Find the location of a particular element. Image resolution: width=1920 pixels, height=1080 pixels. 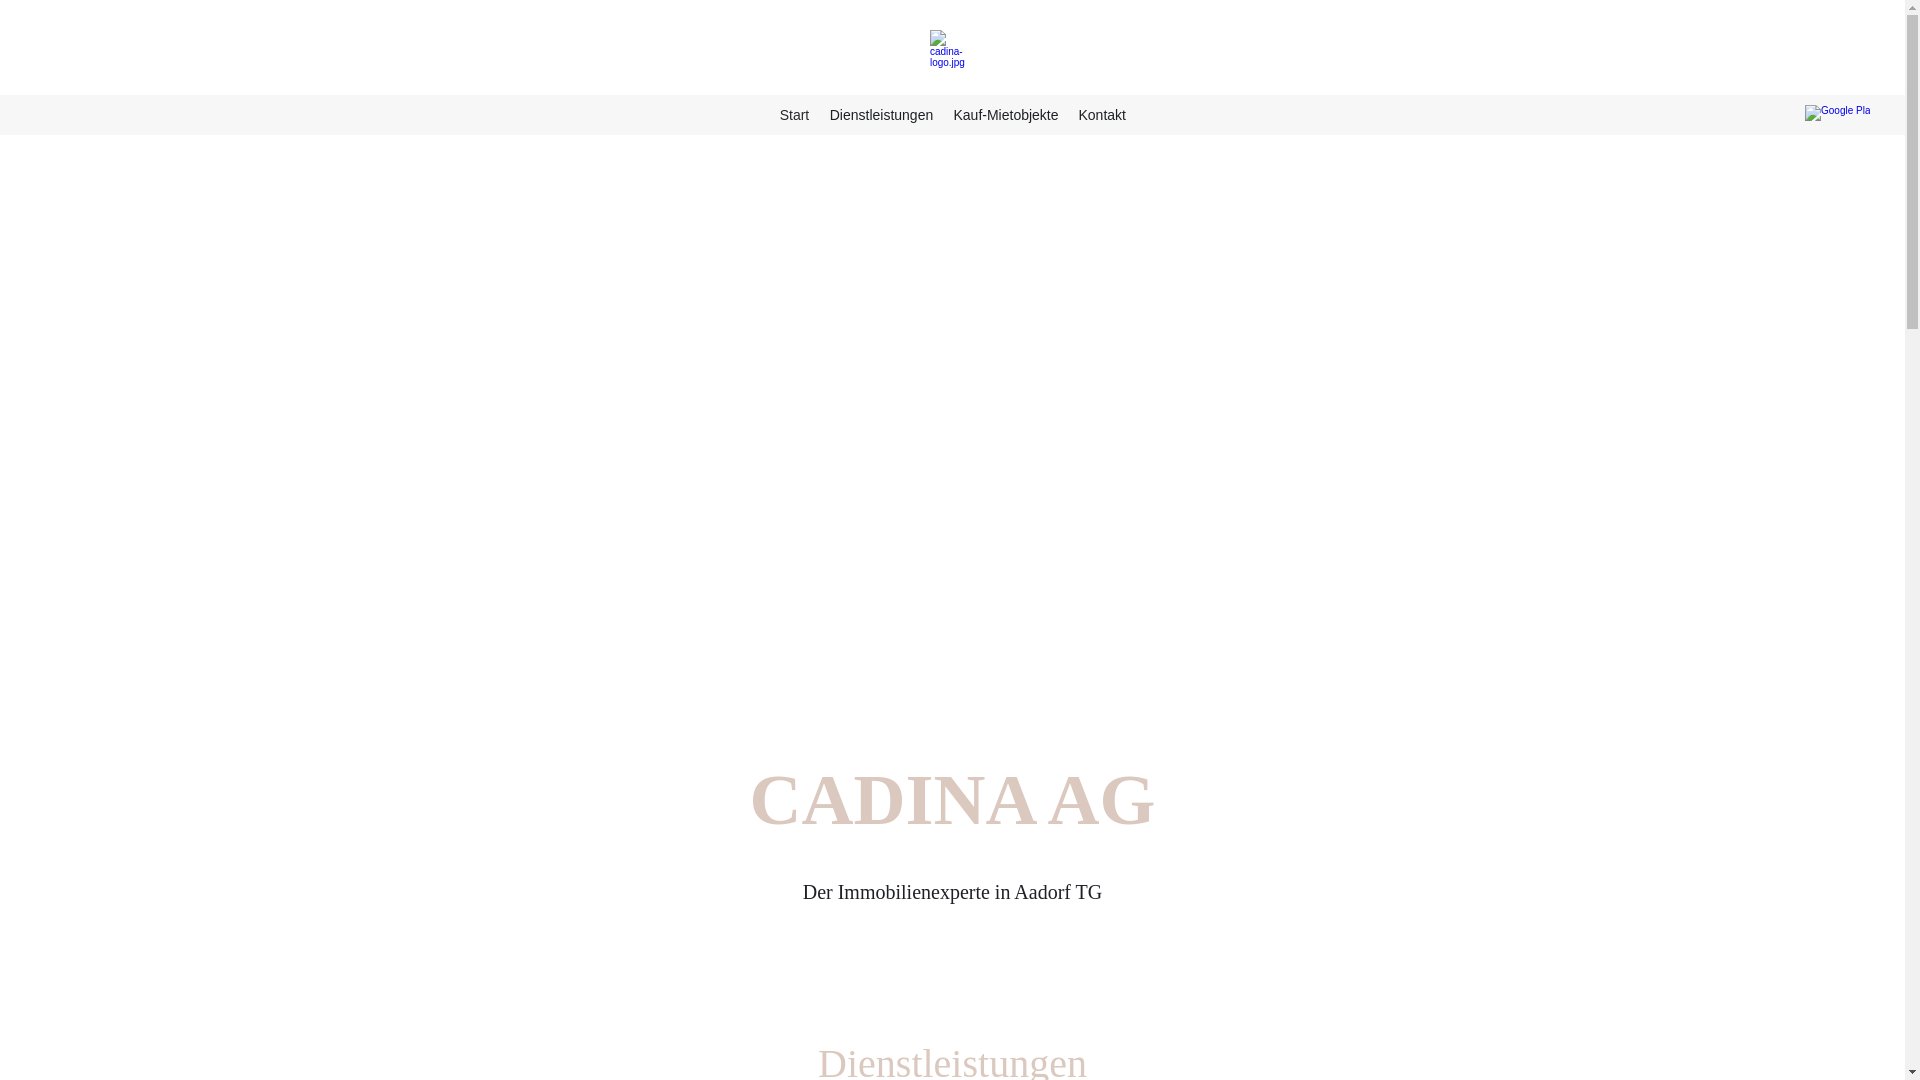

'Kauf-Mietobjekte' is located at coordinates (1005, 115).